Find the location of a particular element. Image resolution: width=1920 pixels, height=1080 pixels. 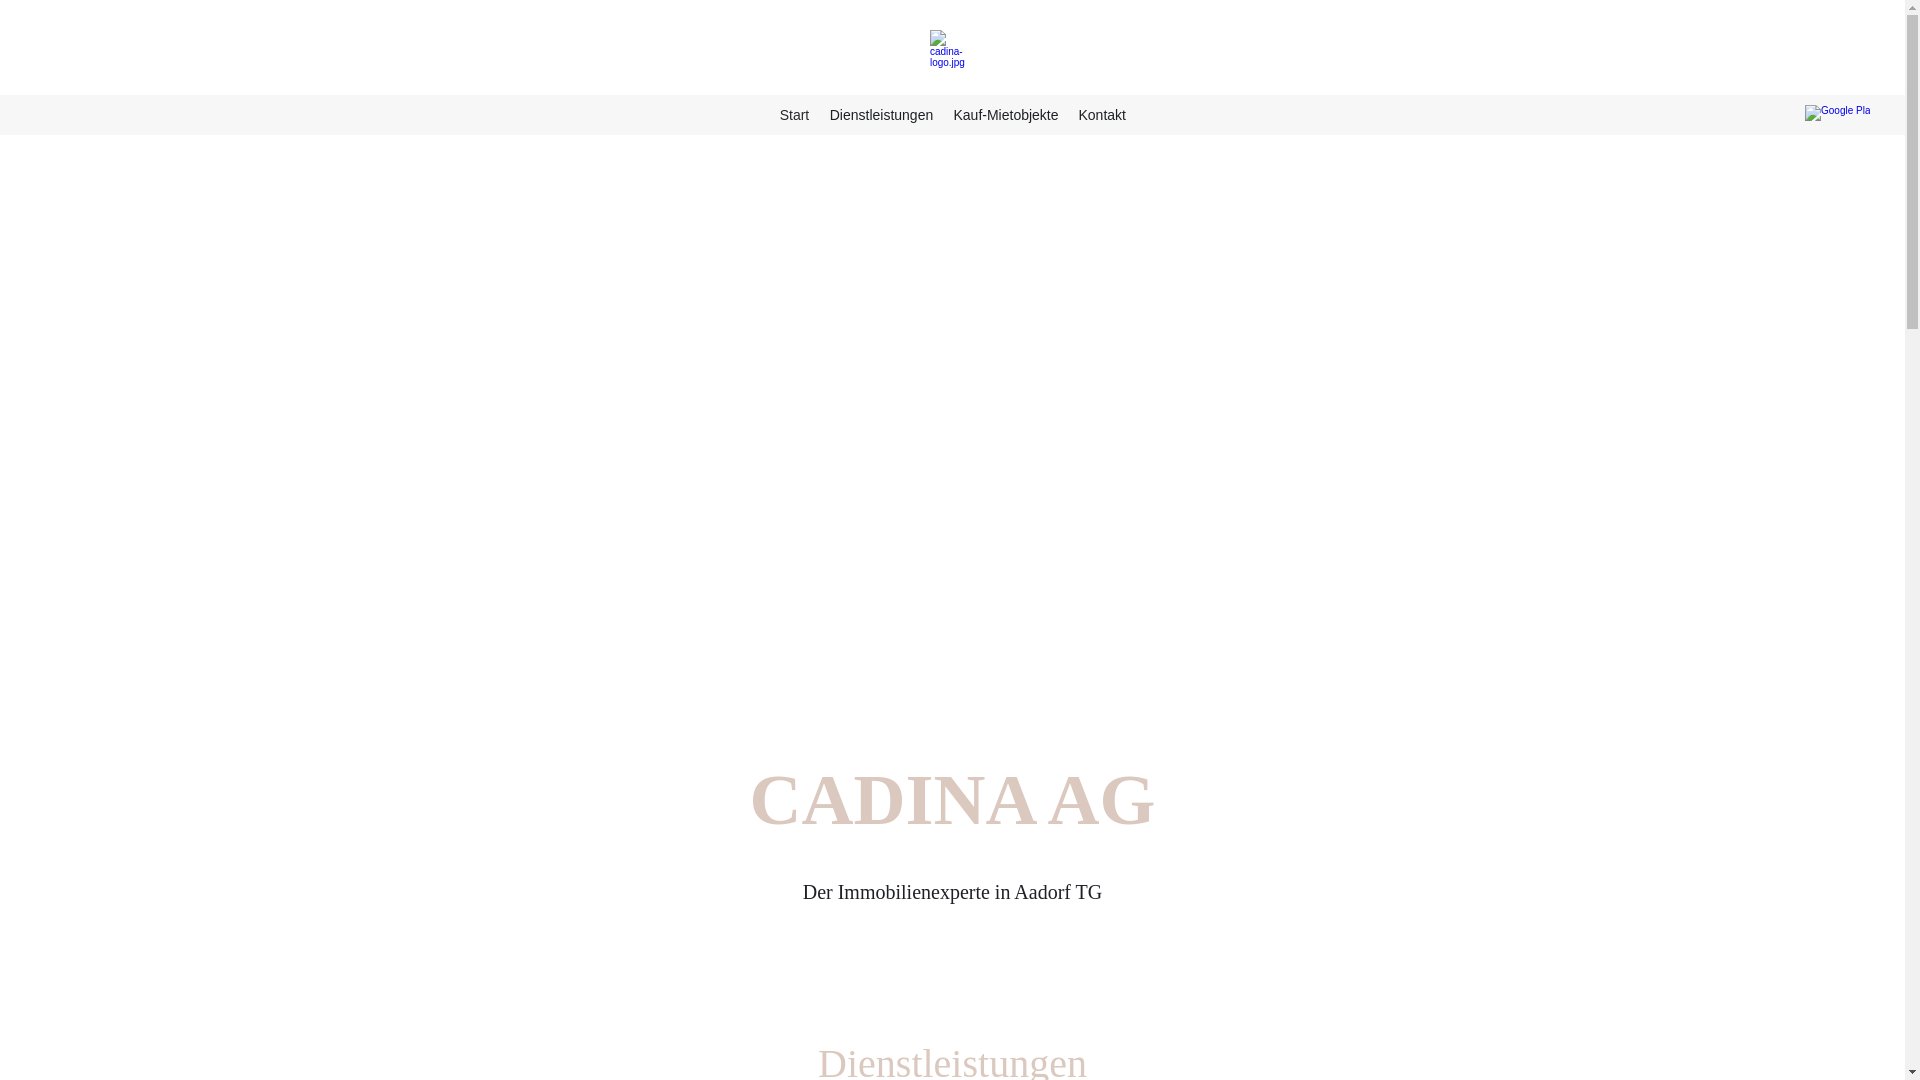

'Kauf-Mietobjekte' is located at coordinates (1005, 115).